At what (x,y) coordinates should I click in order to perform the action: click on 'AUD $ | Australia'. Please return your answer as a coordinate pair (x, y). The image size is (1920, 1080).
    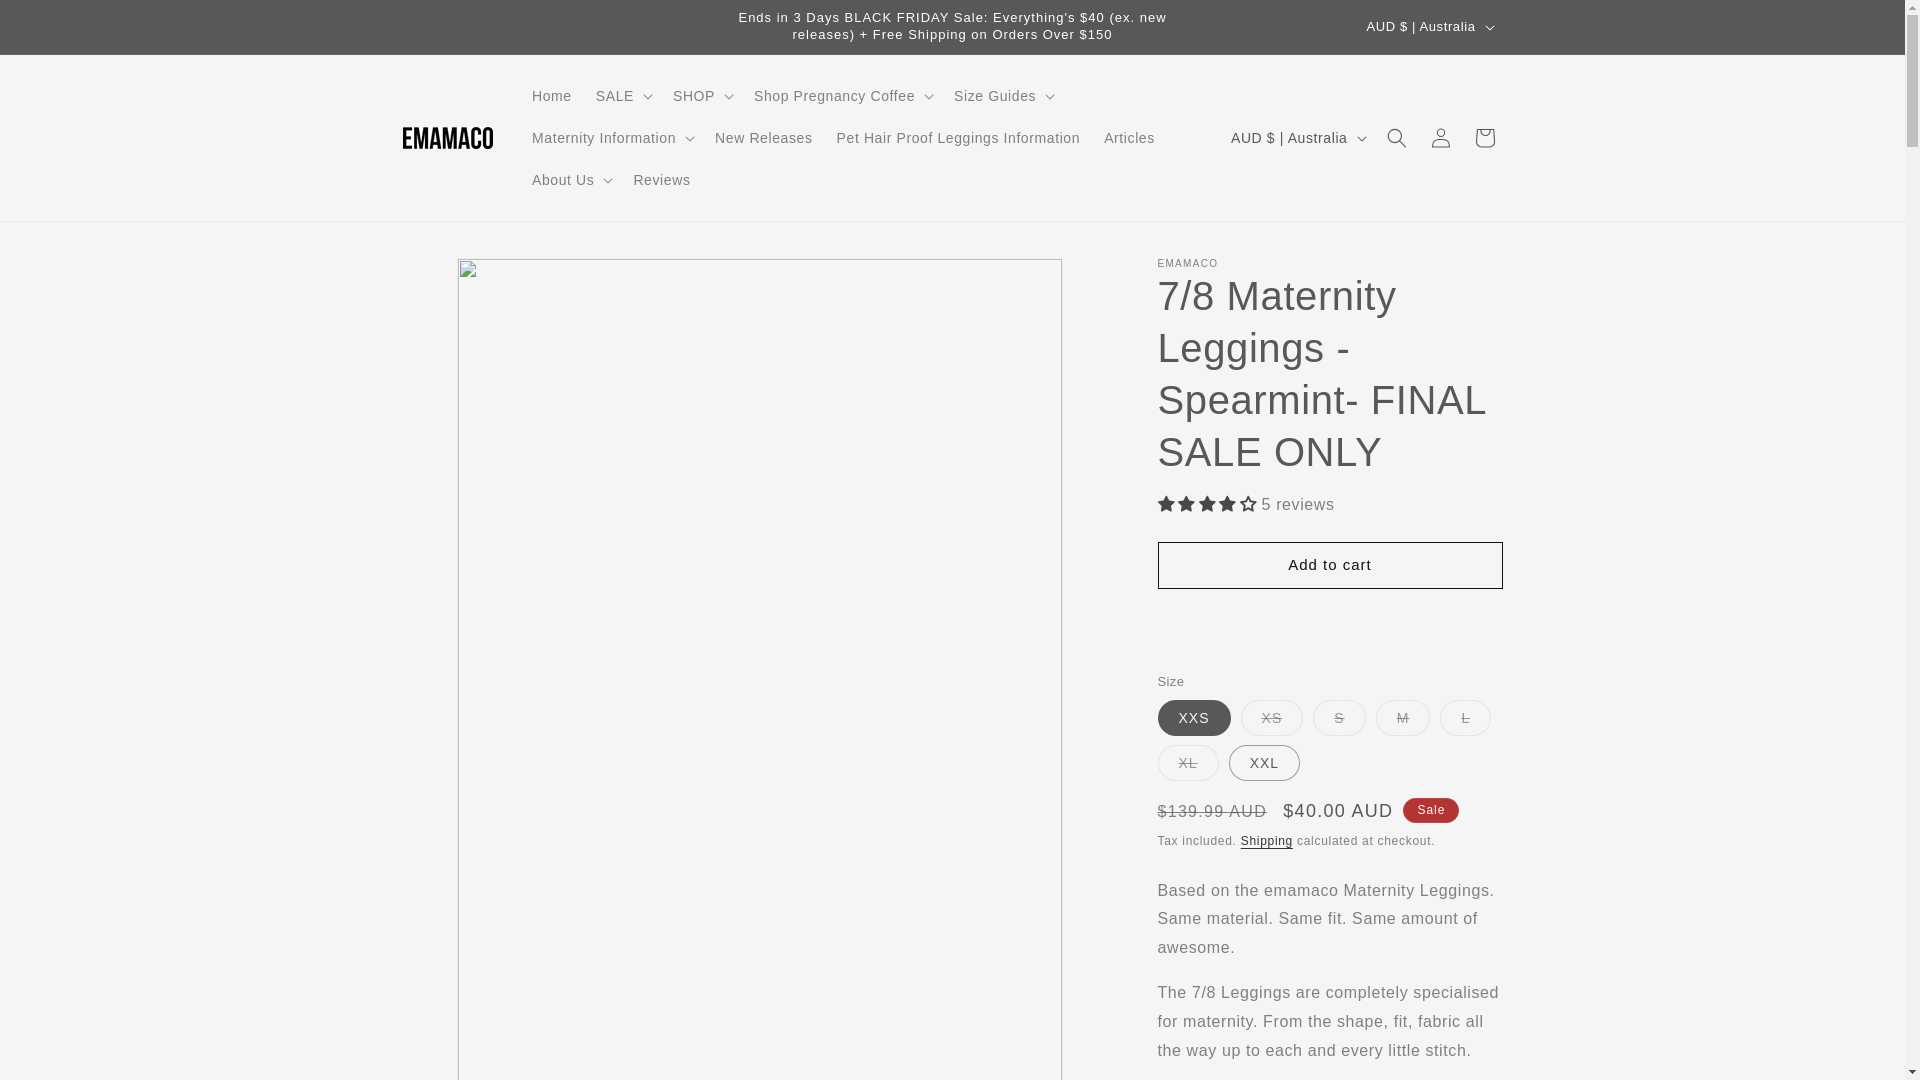
    Looking at the image, I should click on (1428, 27).